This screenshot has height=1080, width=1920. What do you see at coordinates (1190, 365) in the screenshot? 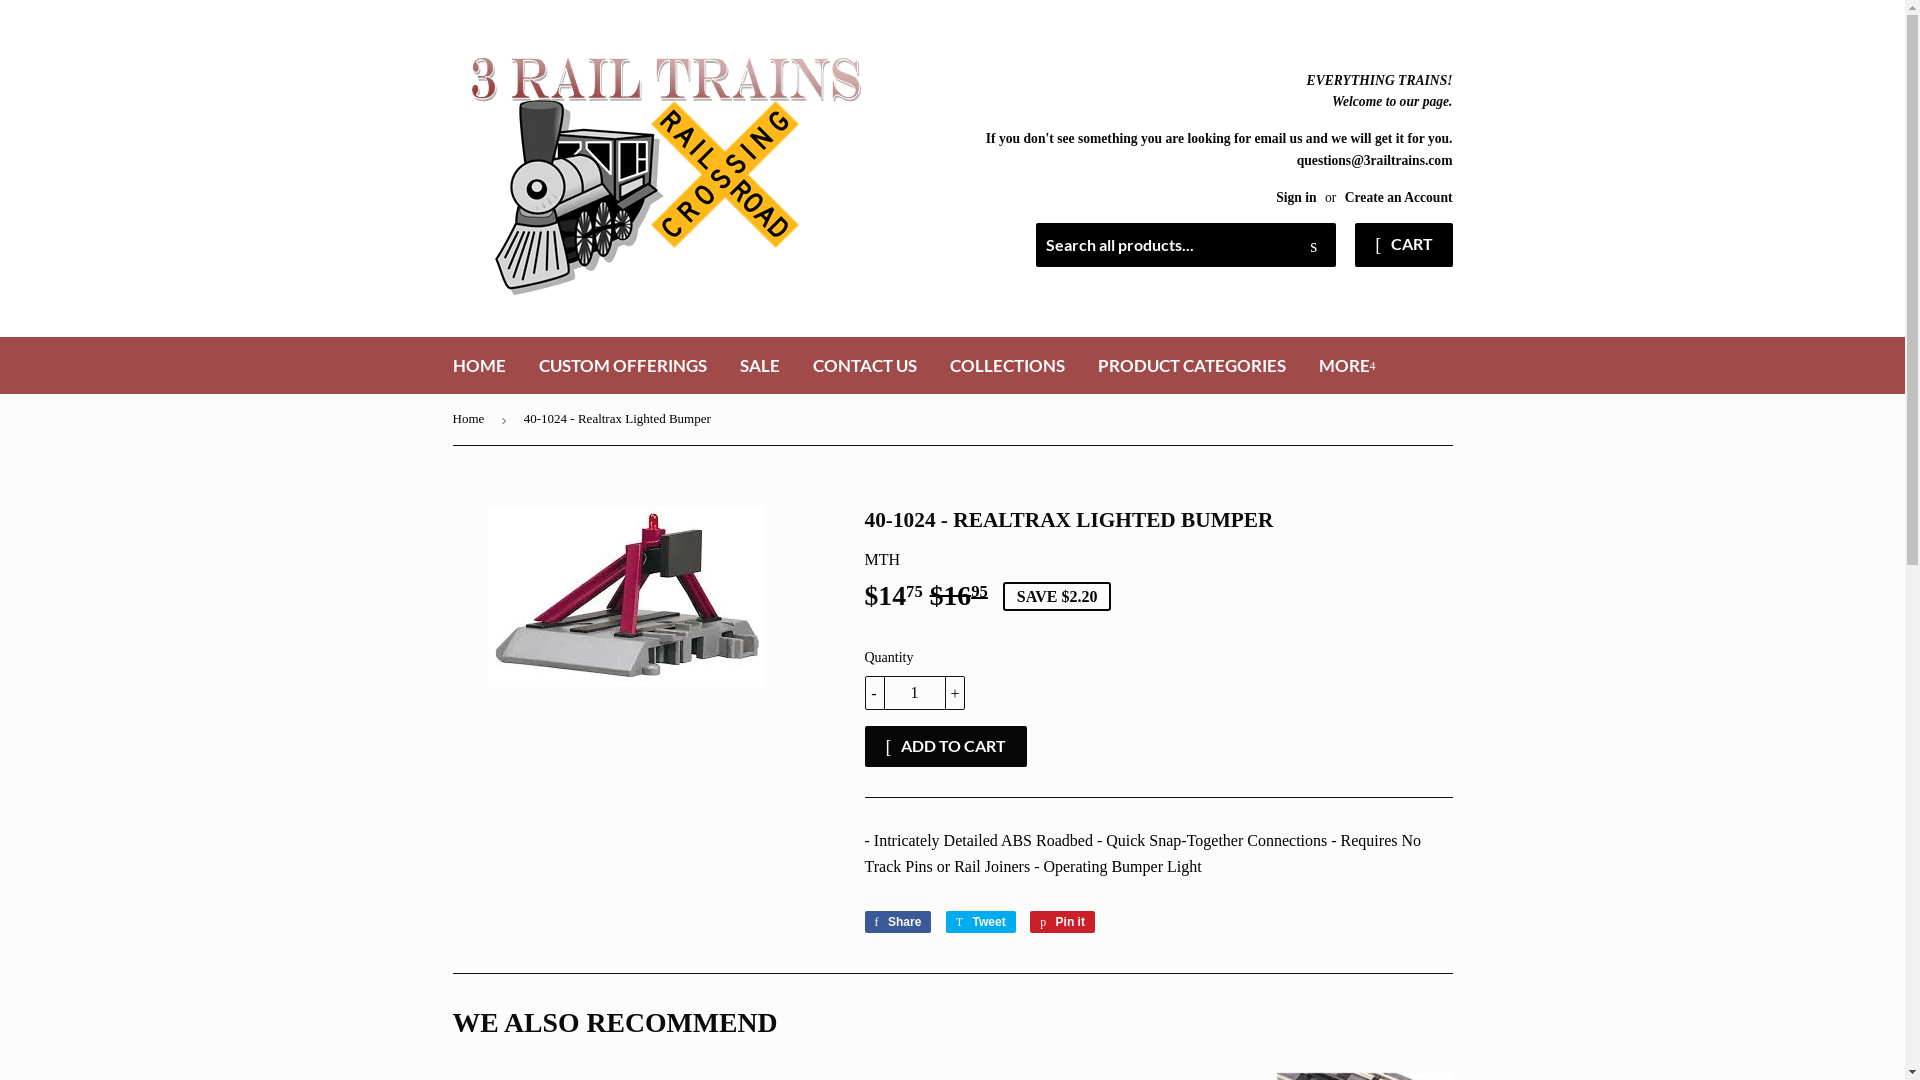
I see `'PRODUCT CATEGORIES'` at bounding box center [1190, 365].